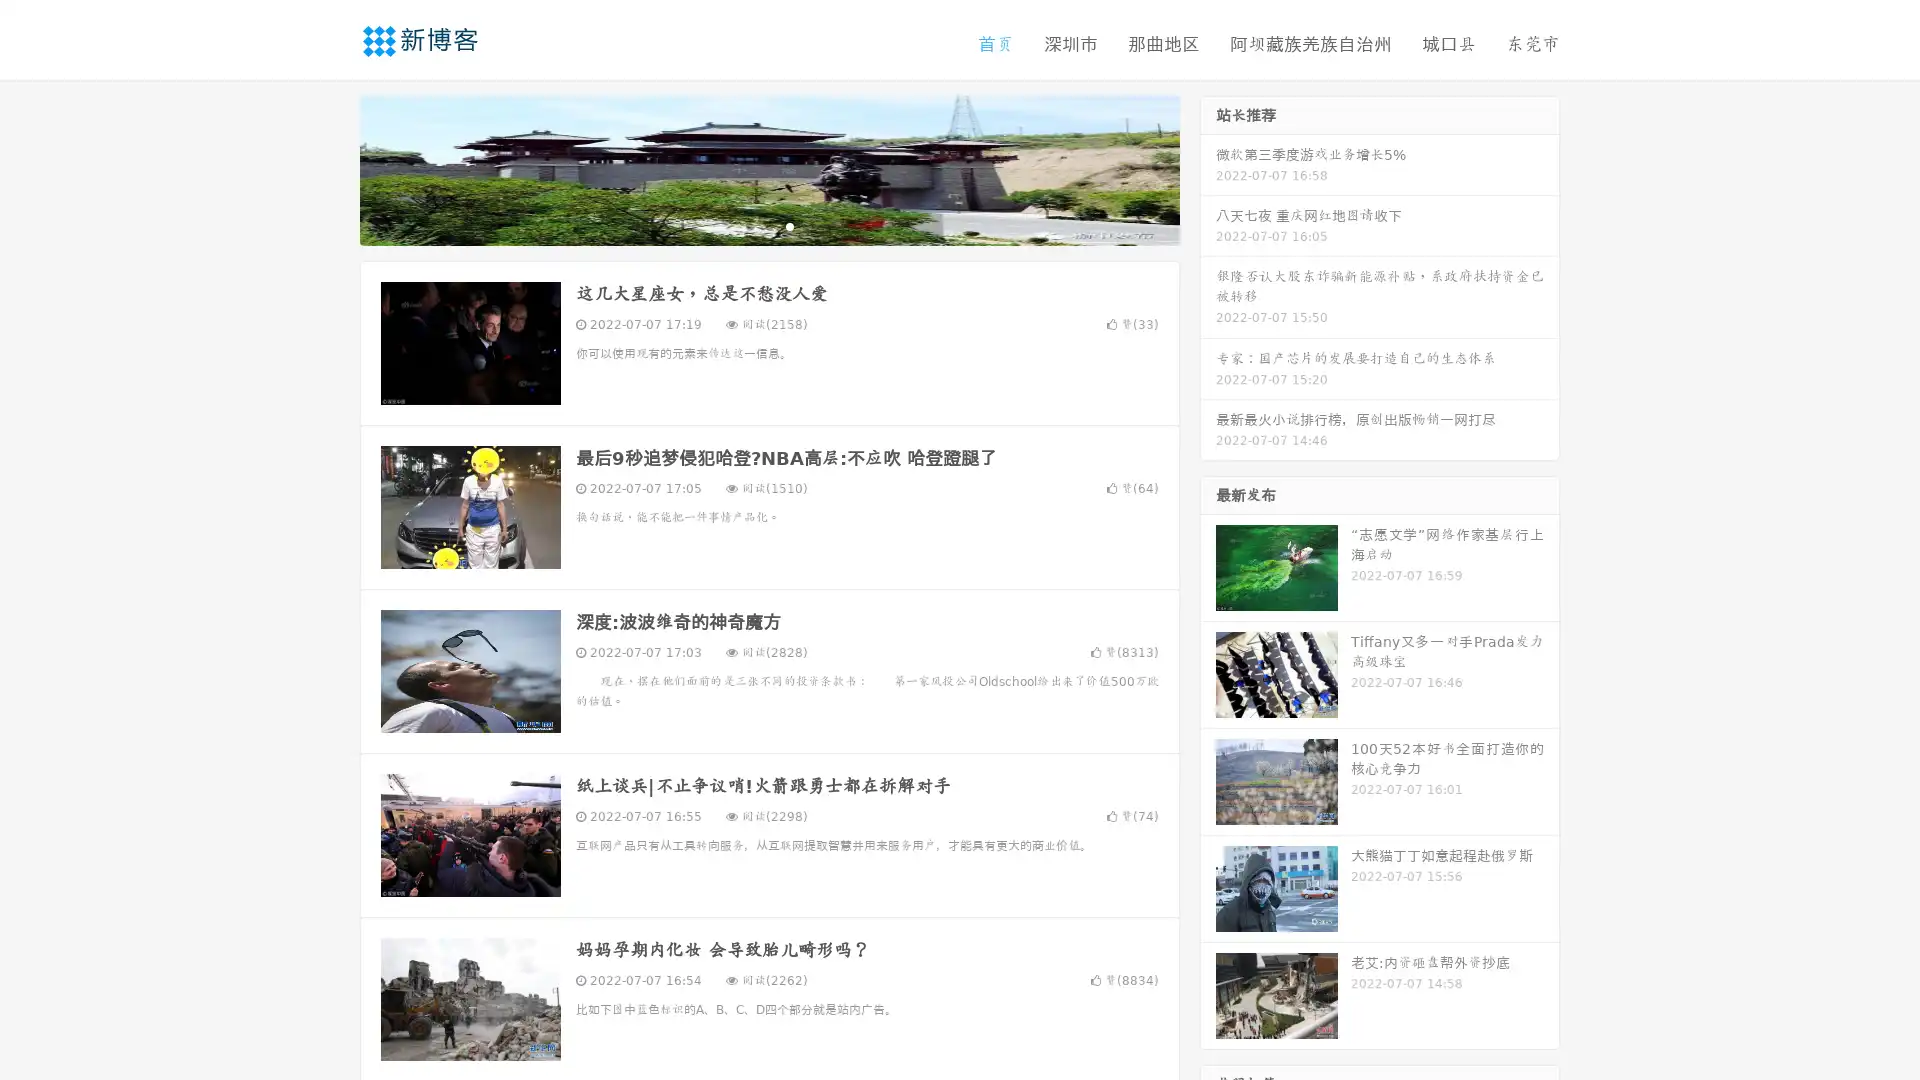 The height and width of the screenshot is (1080, 1920). Describe the element at coordinates (330, 168) in the screenshot. I see `Previous slide` at that location.